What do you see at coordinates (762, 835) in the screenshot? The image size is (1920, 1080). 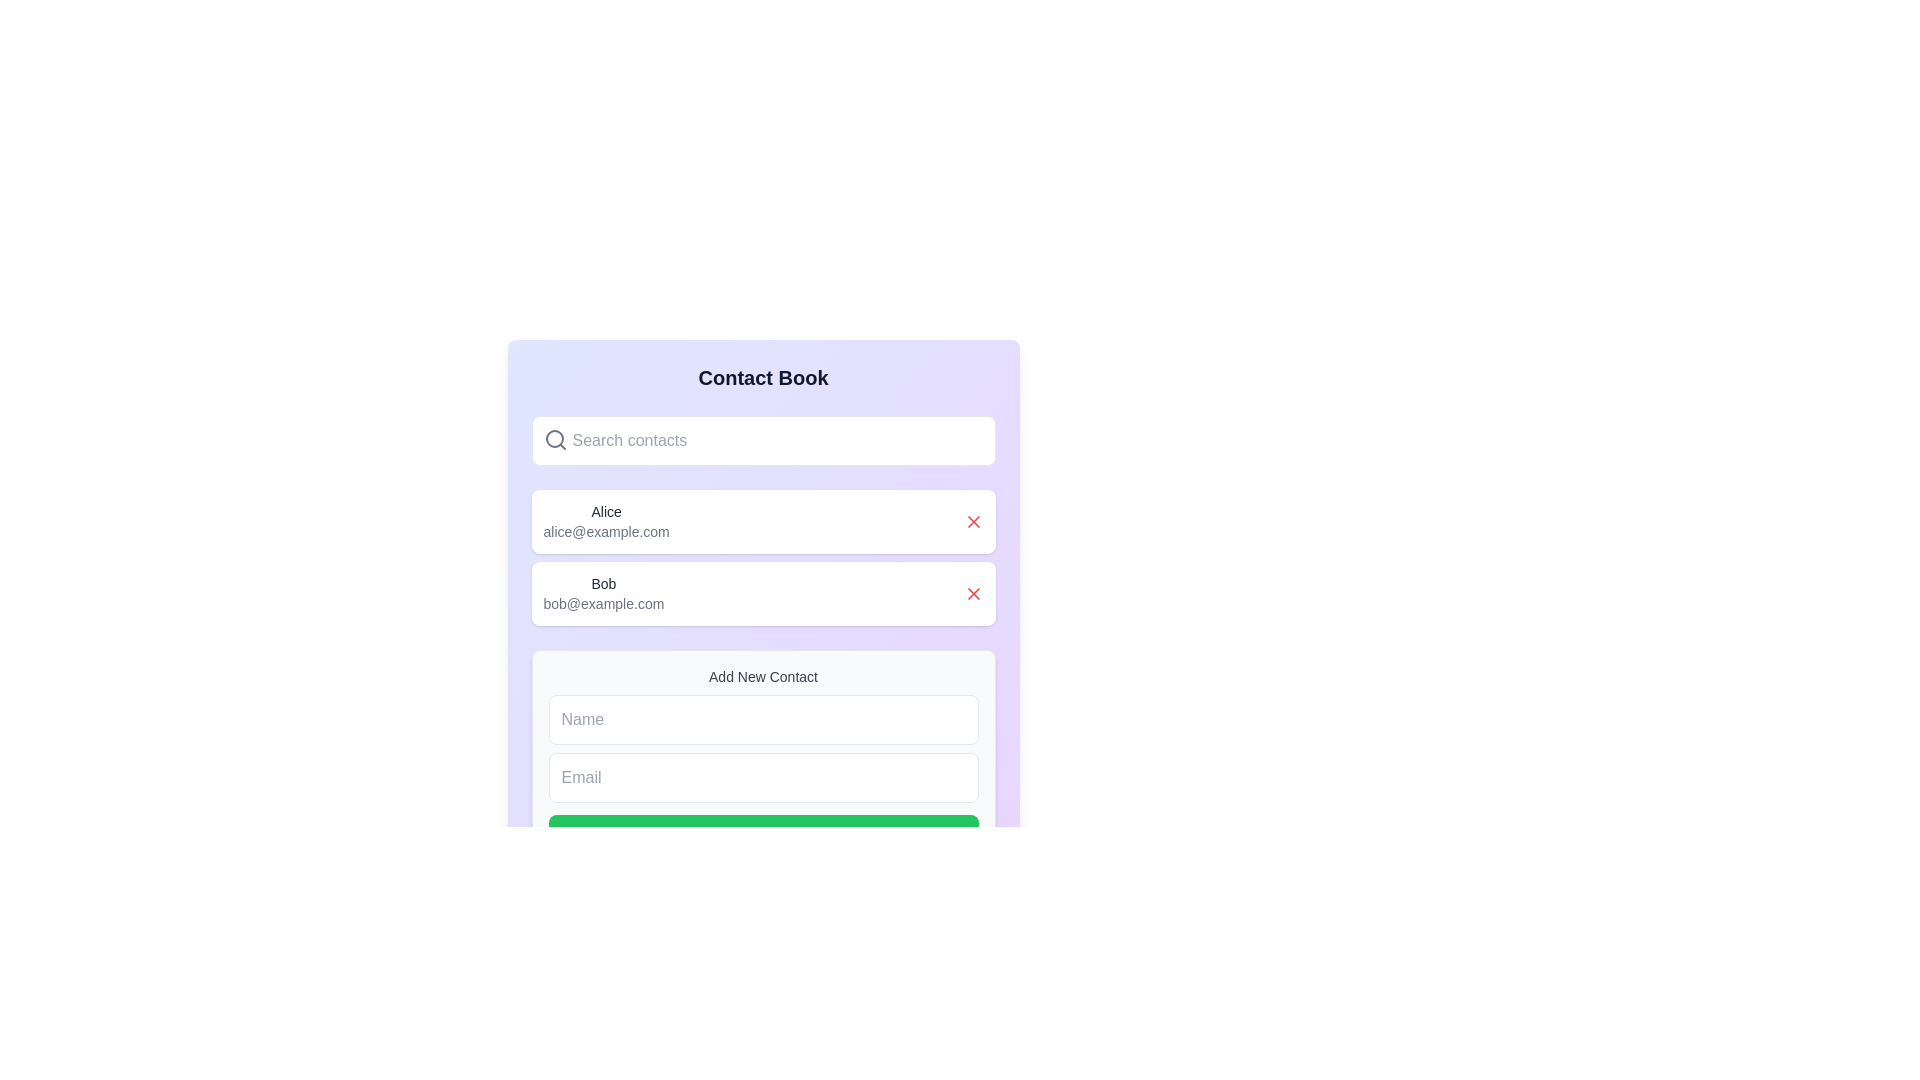 I see `the 'Add Contact' button, which is a rectangular button with rounded corners, bright green background, and white text, located under the email input field in the 'Add New Contact' section` at bounding box center [762, 835].